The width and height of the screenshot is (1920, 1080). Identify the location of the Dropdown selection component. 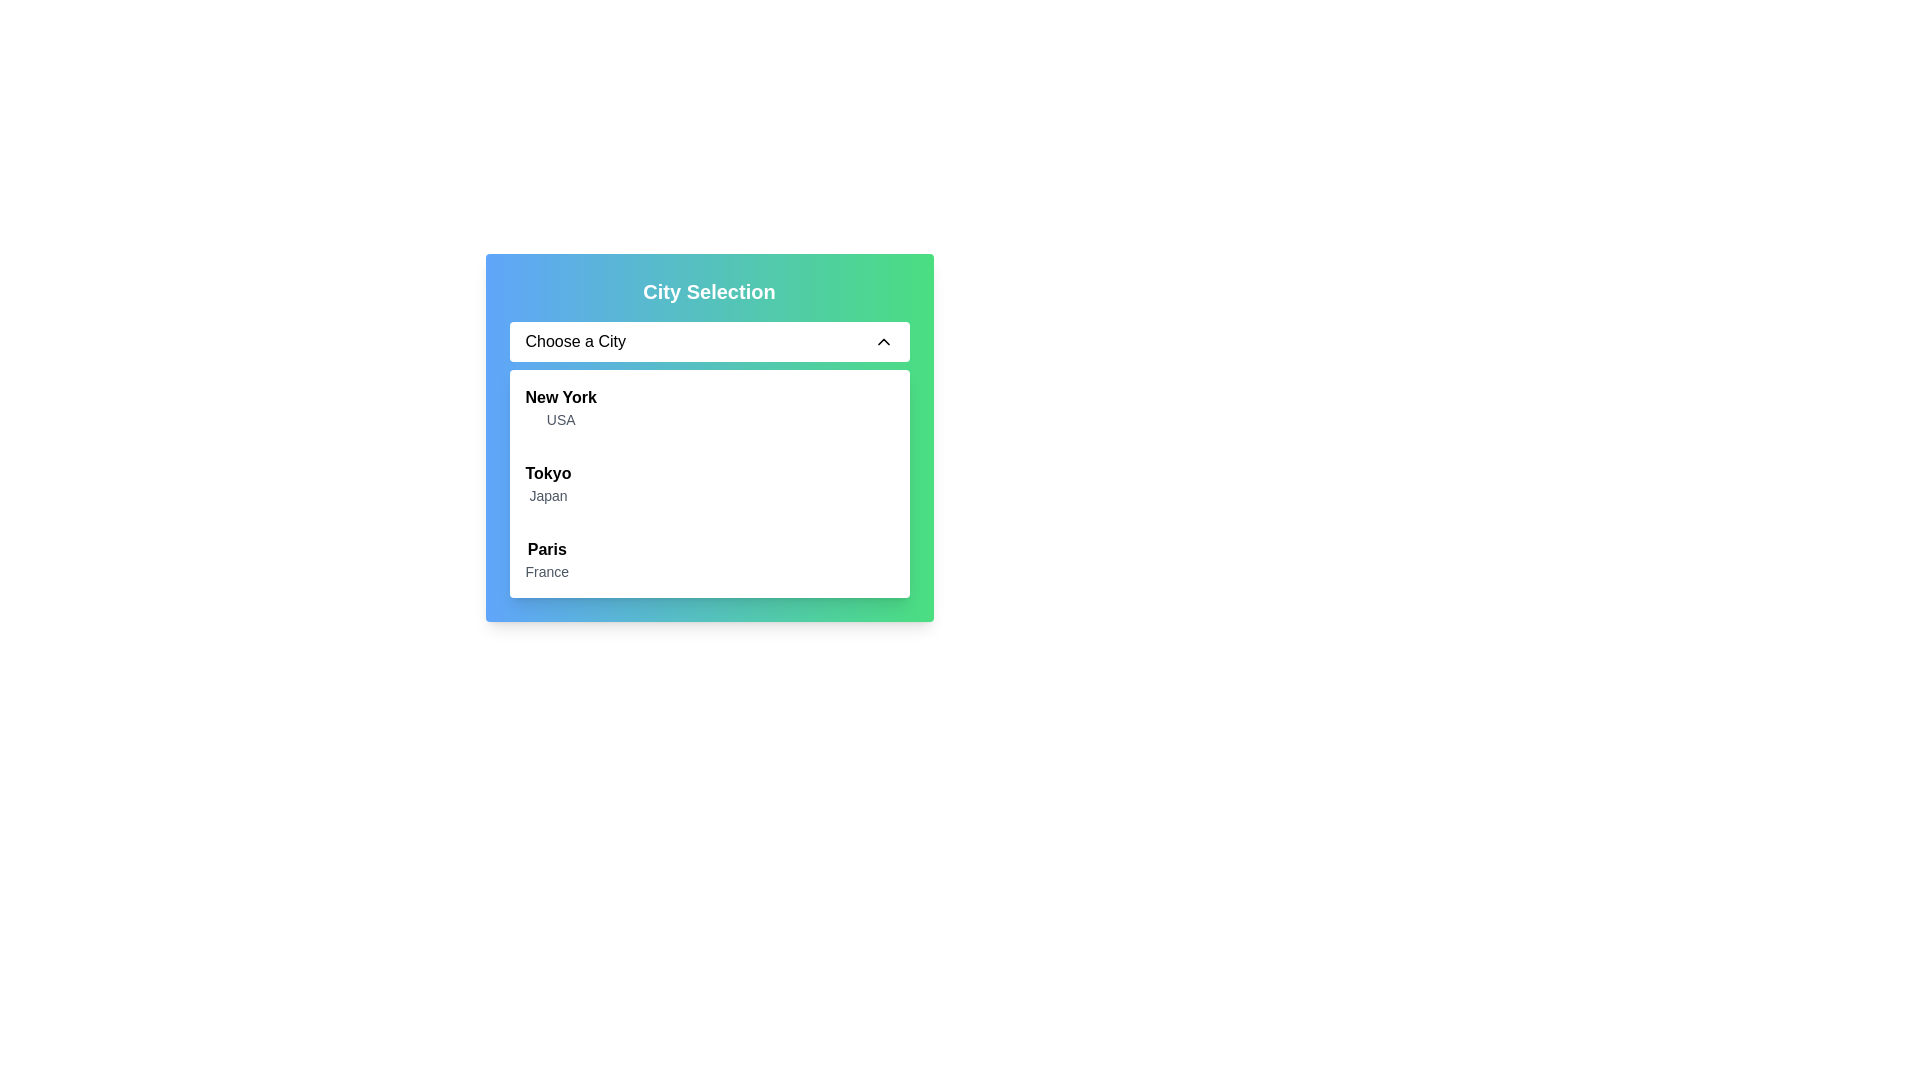
(709, 437).